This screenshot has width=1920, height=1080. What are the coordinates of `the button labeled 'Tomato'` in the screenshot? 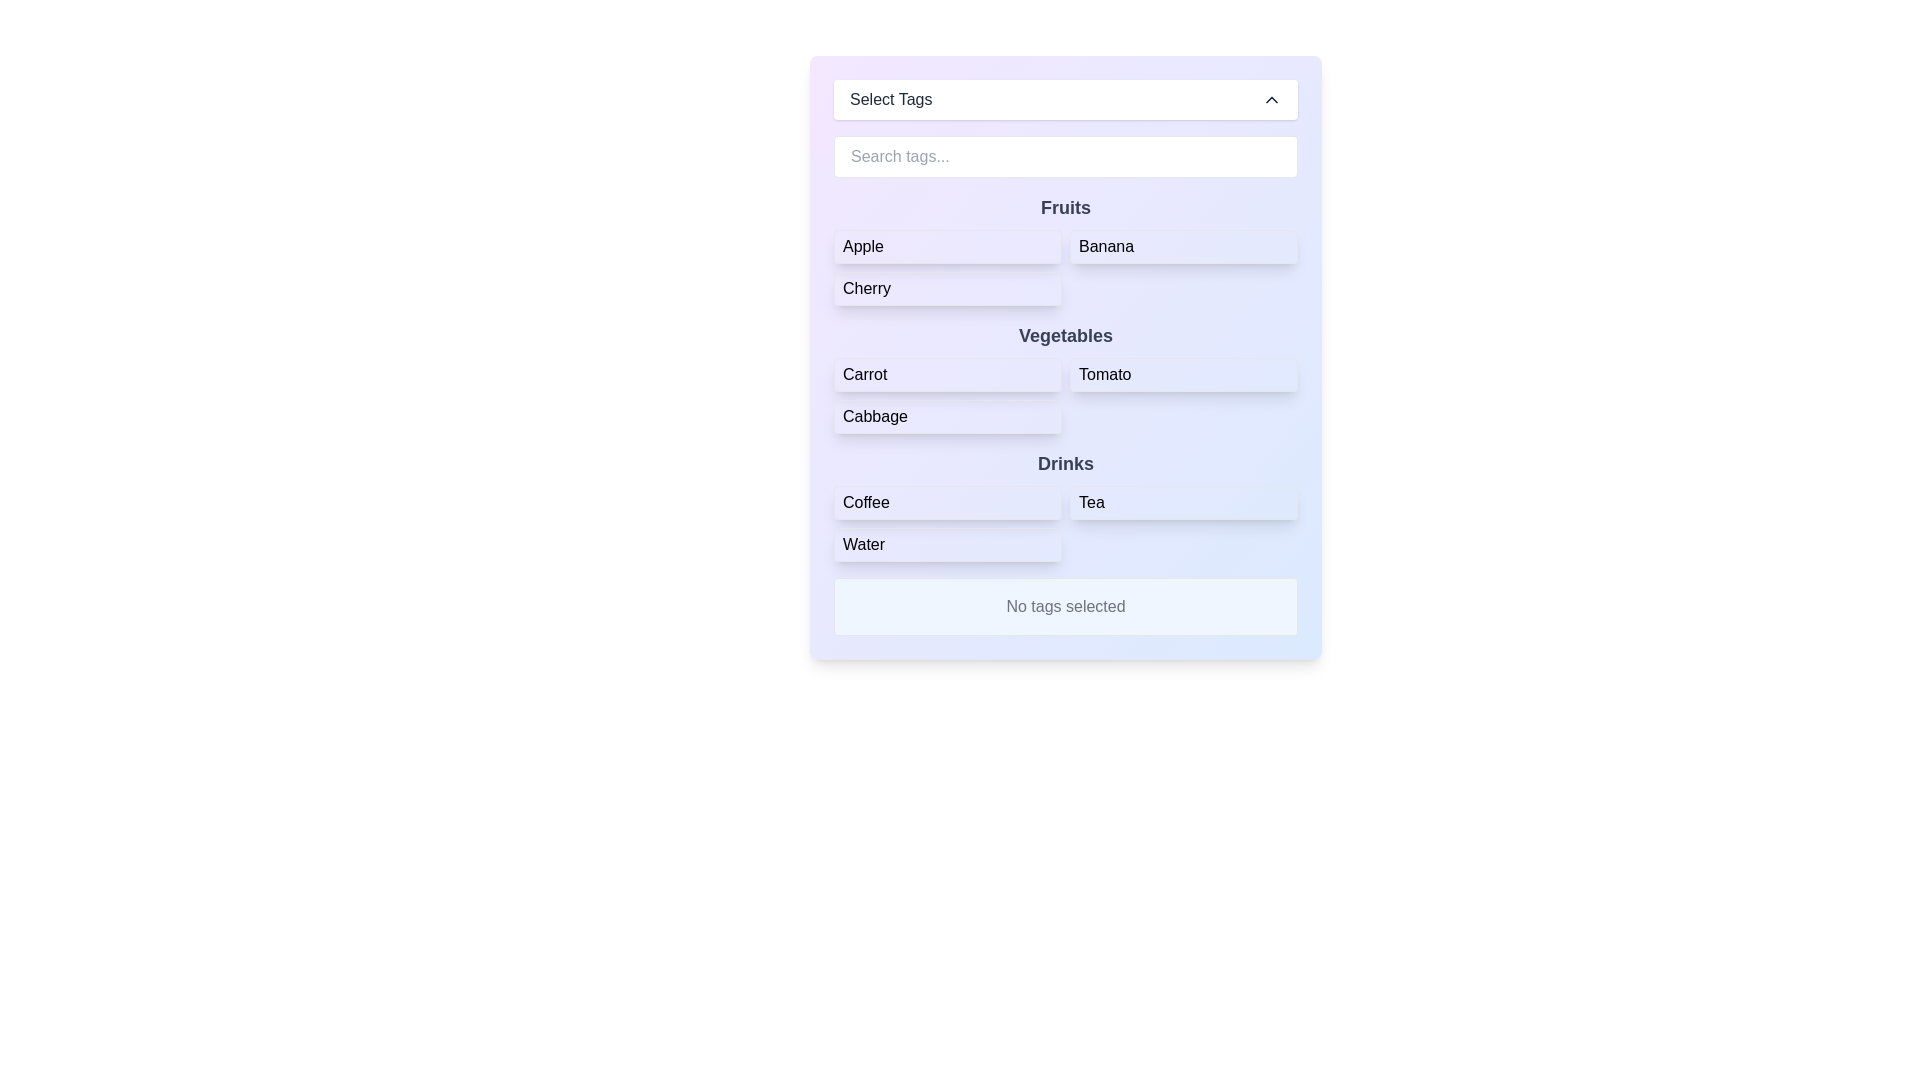 It's located at (1184, 374).